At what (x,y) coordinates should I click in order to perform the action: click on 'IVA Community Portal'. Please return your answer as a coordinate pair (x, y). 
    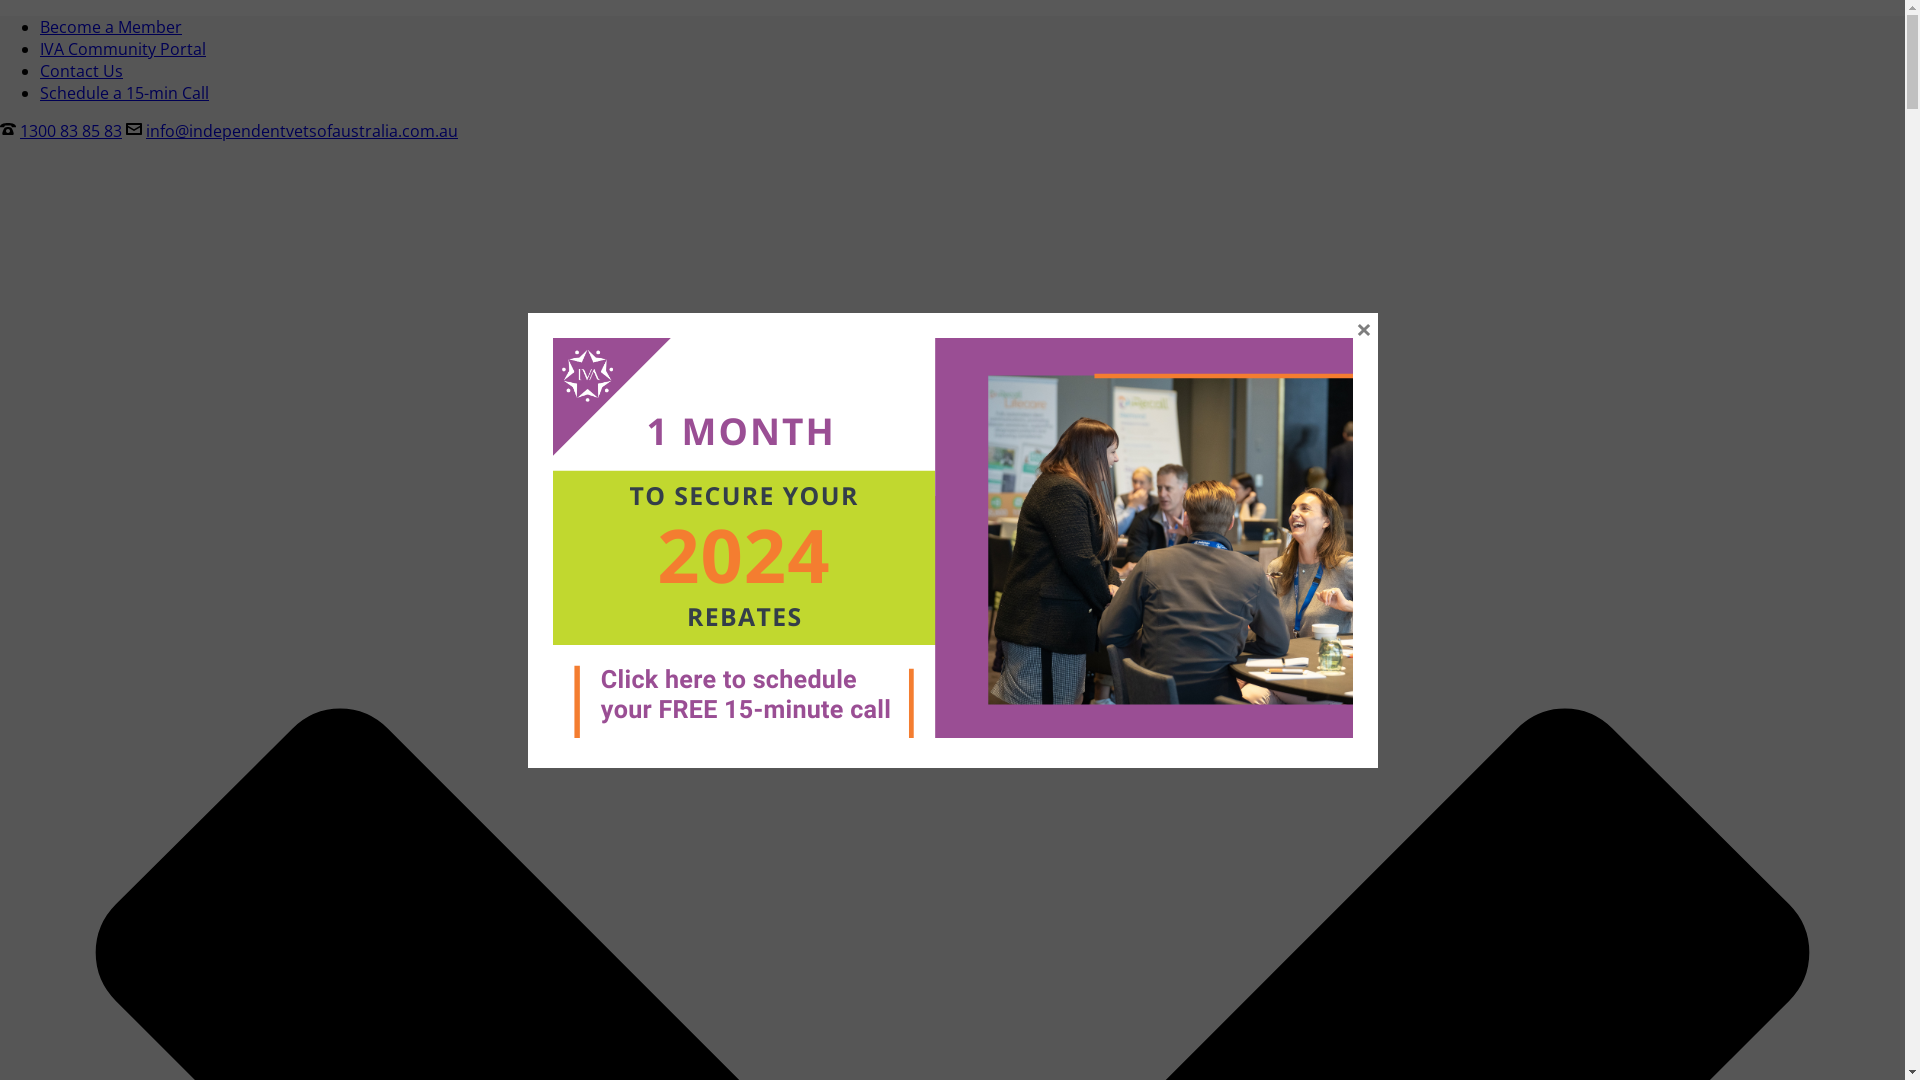
    Looking at the image, I should click on (39, 48).